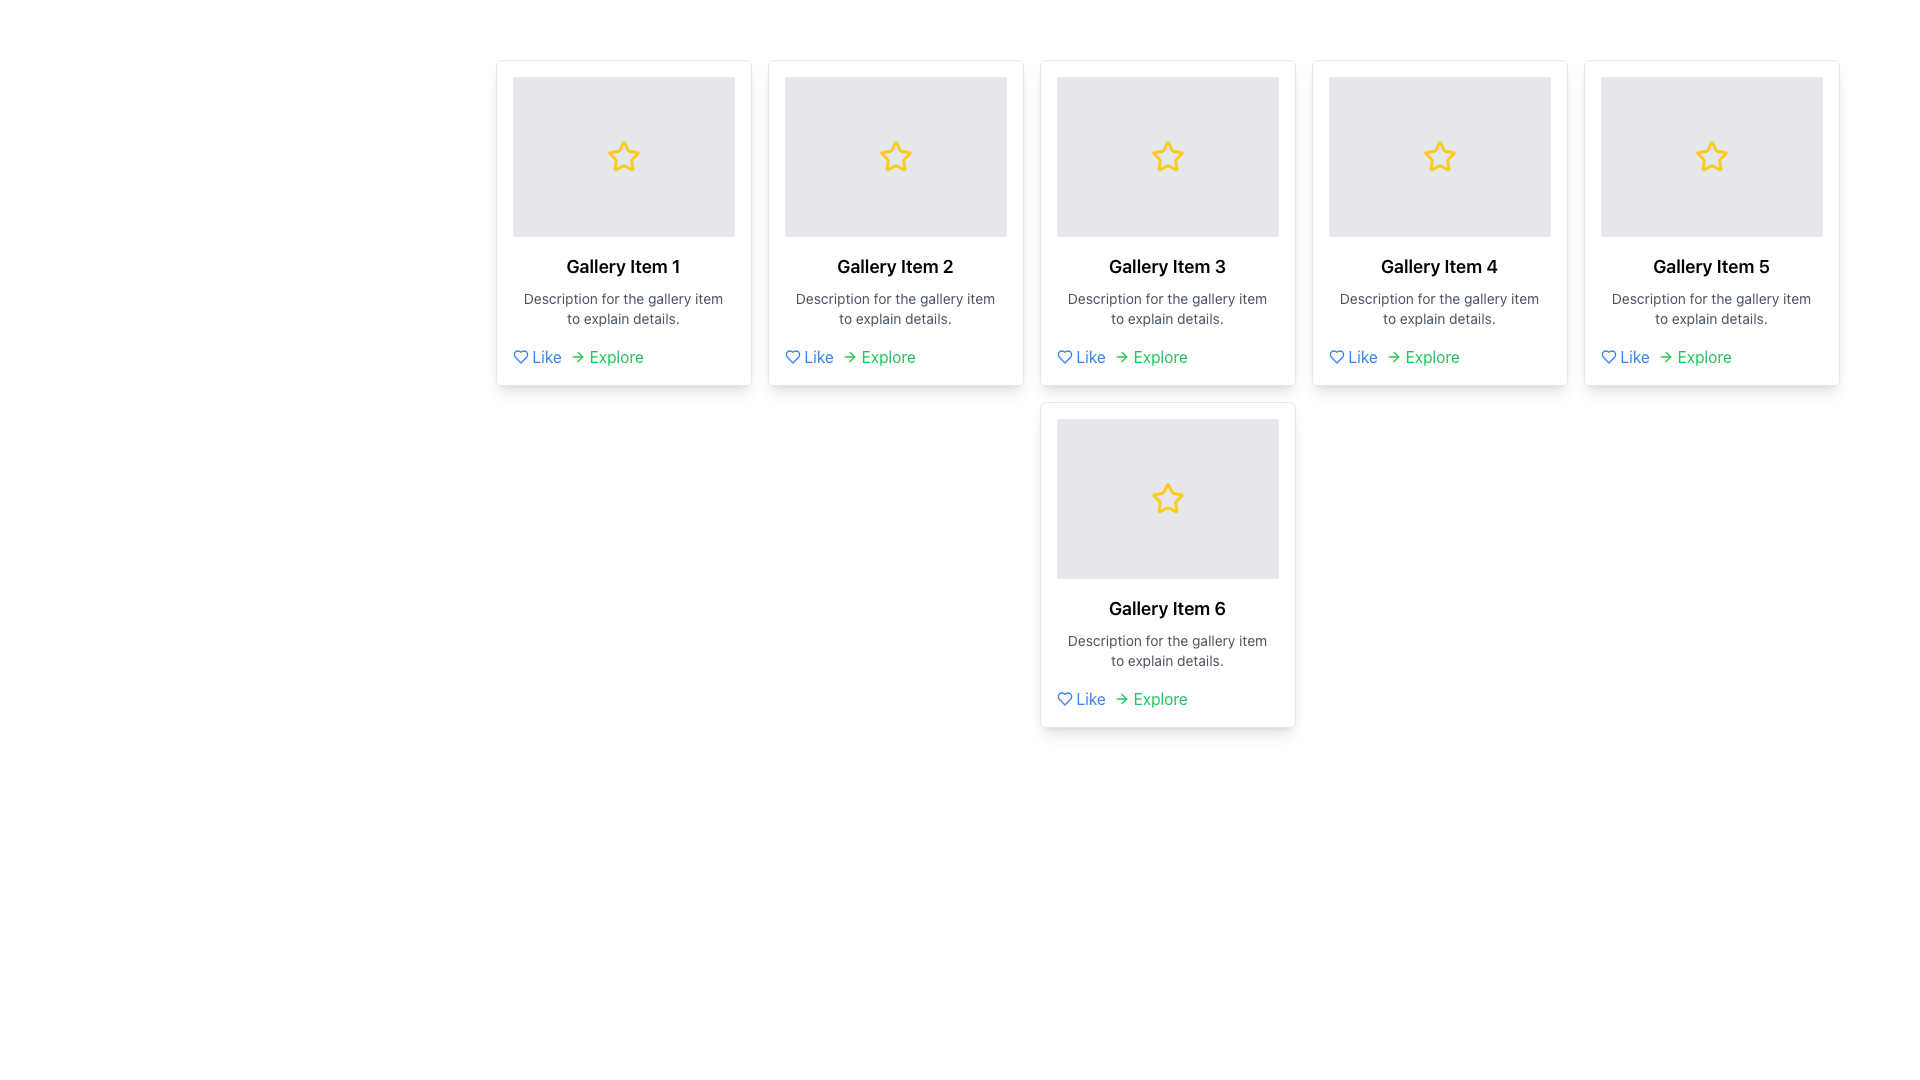 The width and height of the screenshot is (1920, 1080). I want to click on the Decorative Icon located in the 'Gallery Item 6' card, which symbolizes a feature such as a favorite or rating, so click(1167, 497).